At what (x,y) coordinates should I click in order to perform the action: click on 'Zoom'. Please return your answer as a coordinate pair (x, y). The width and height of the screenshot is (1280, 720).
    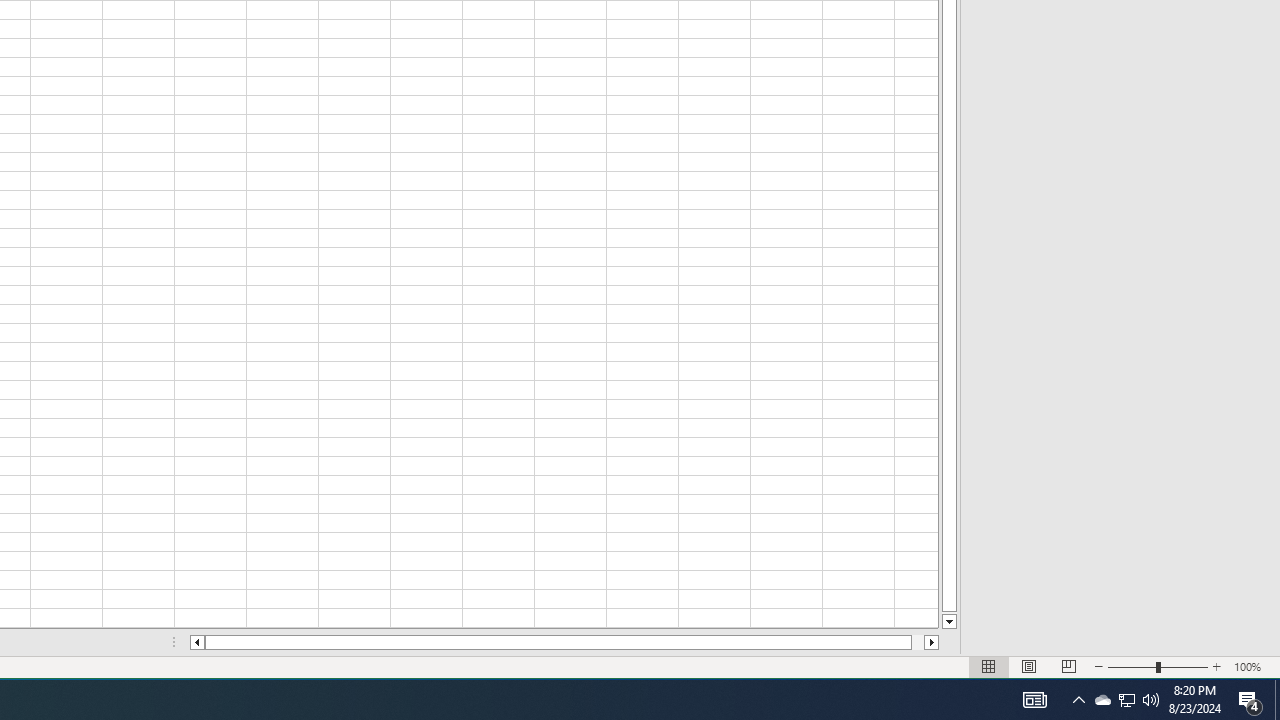
    Looking at the image, I should click on (1158, 667).